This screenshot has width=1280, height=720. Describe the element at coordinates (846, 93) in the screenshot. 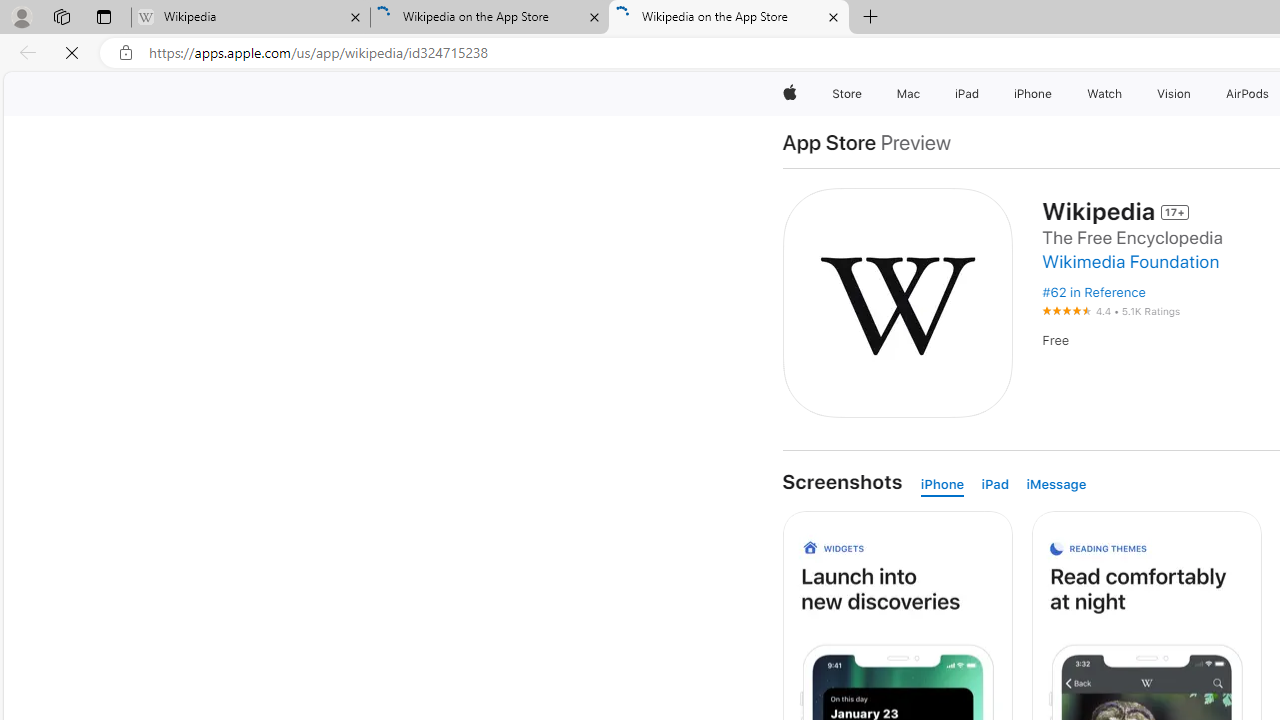

I see `'Store'` at that location.